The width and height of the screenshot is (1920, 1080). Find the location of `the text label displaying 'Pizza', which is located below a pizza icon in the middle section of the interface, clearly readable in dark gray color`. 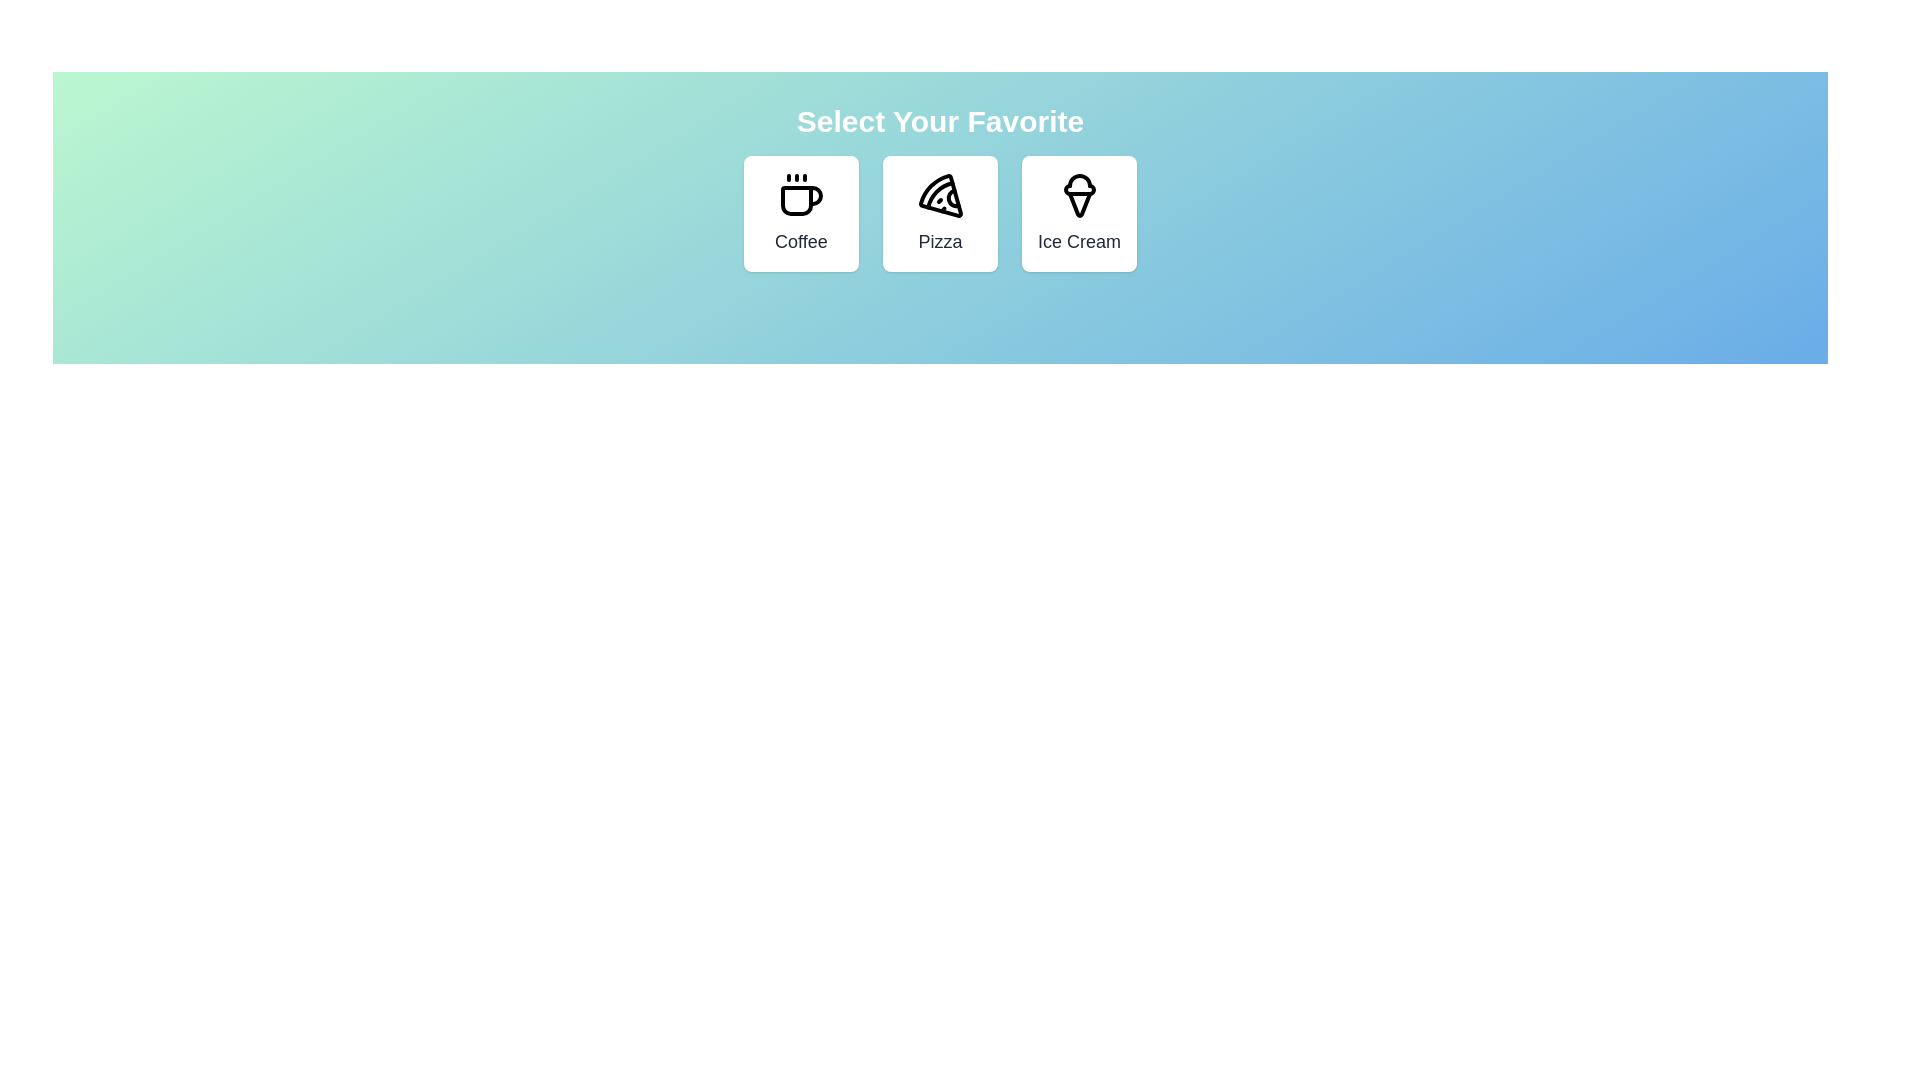

the text label displaying 'Pizza', which is located below a pizza icon in the middle section of the interface, clearly readable in dark gray color is located at coordinates (939, 241).